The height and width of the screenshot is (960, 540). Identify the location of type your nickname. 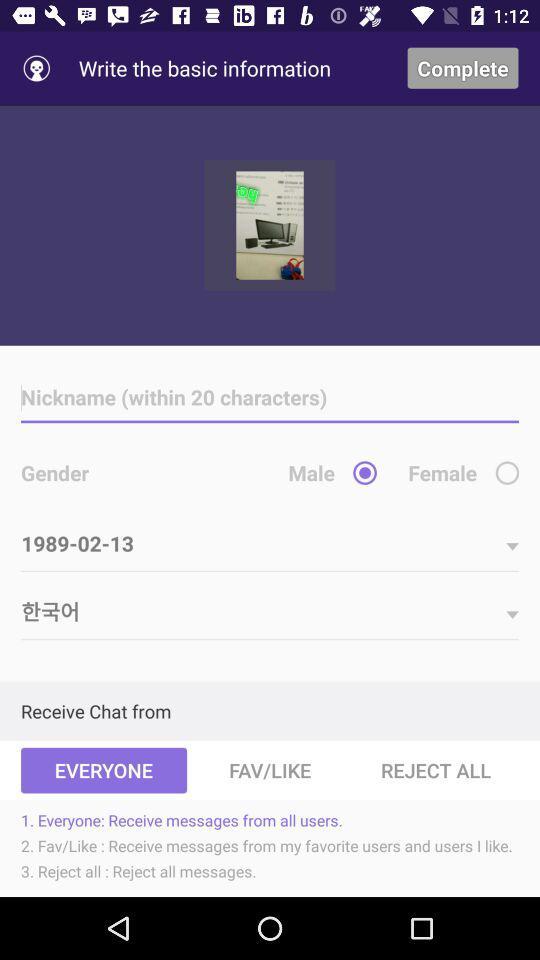
(270, 397).